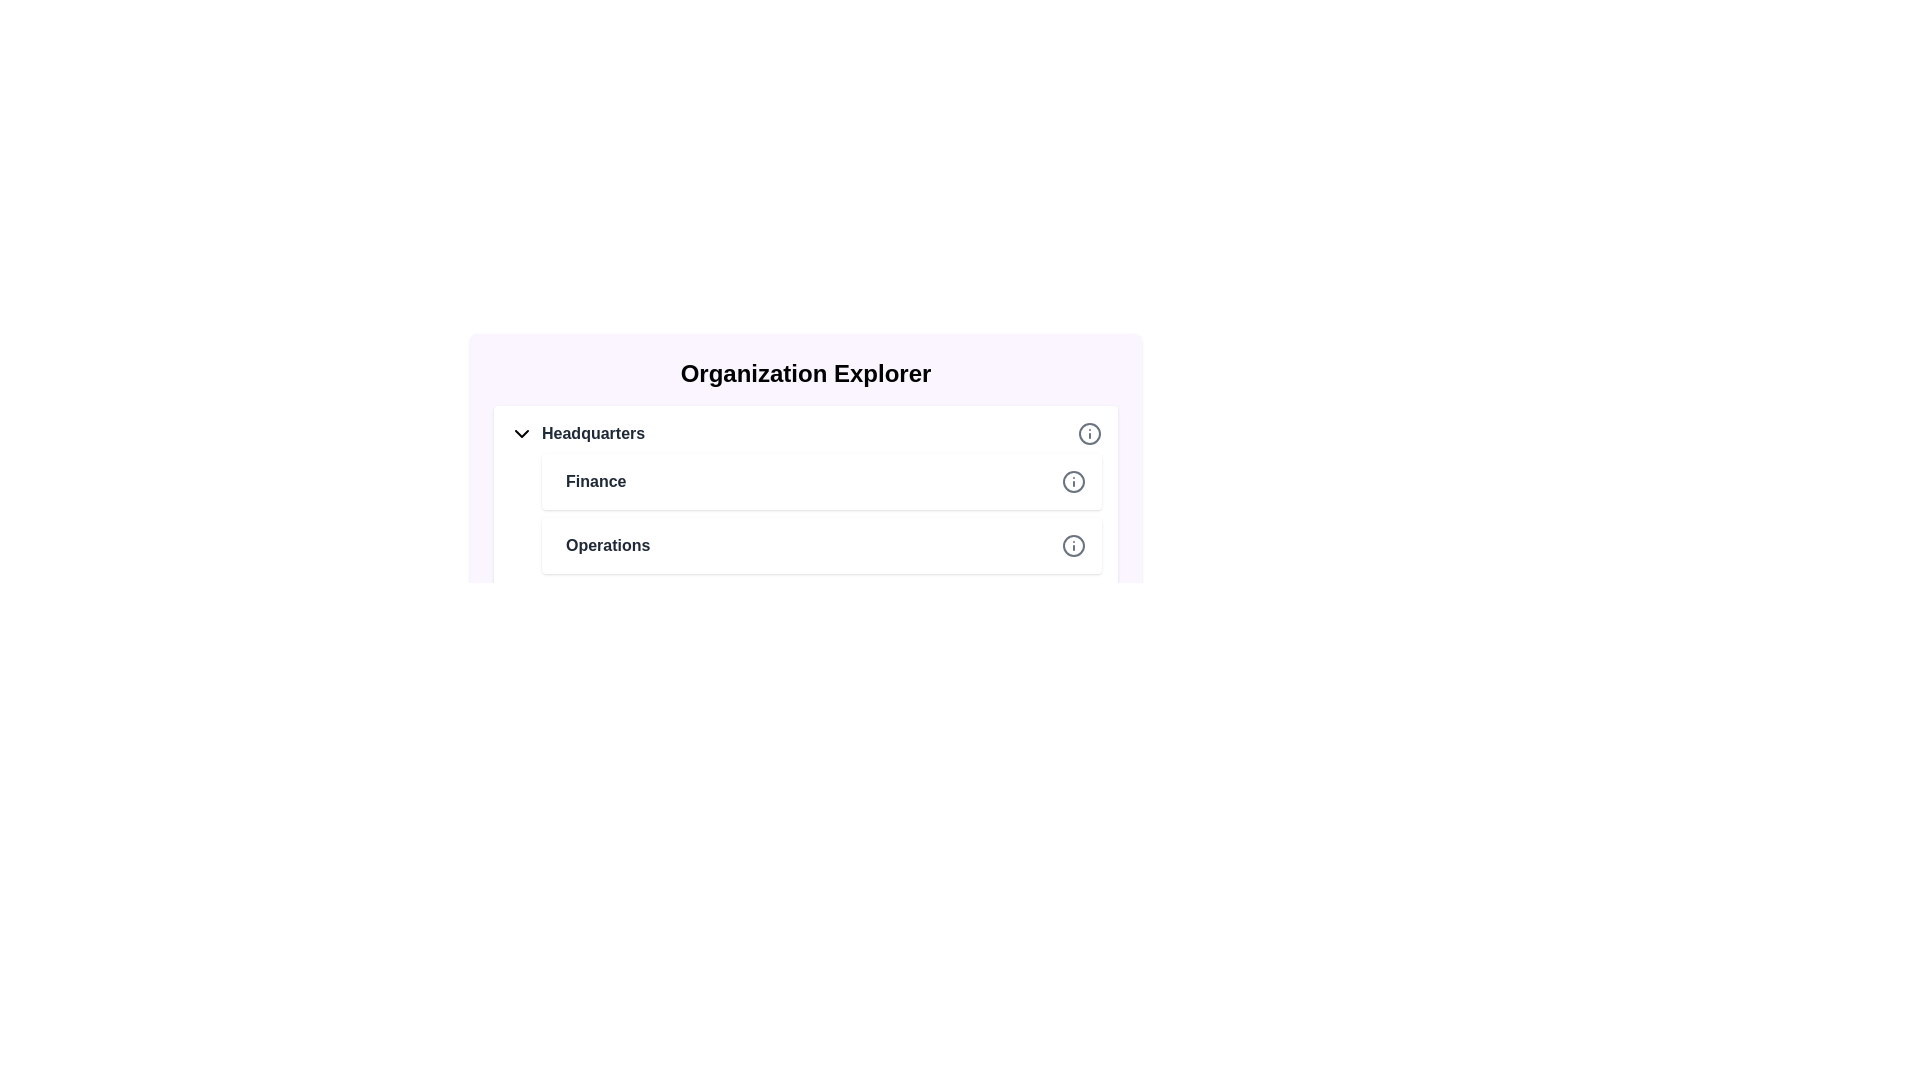 Image resolution: width=1920 pixels, height=1080 pixels. Describe the element at coordinates (603, 546) in the screenshot. I see `the 'Operations' text label, which is styled in bold and dark gray, located in the second row under the 'Headquarters' section` at that location.